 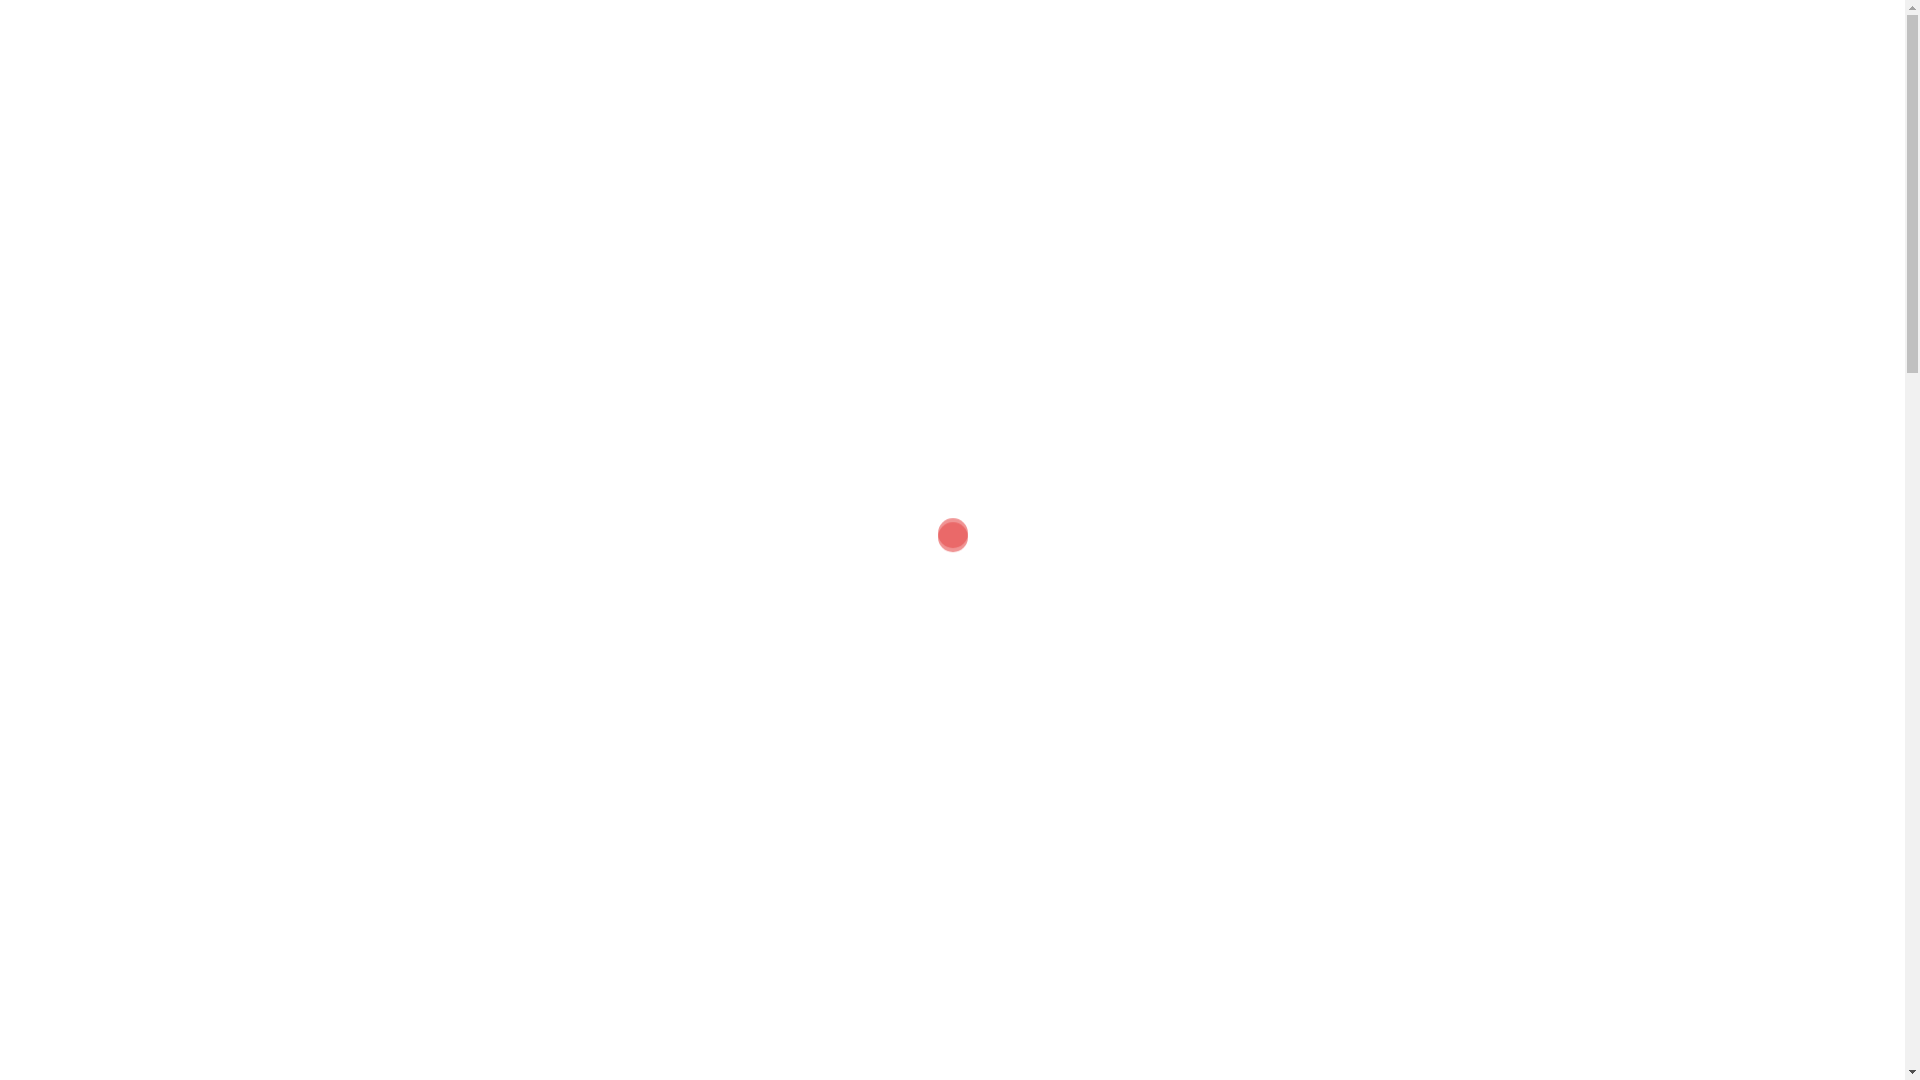 I want to click on 'Speed dating Melbourne', so click(x=482, y=56).